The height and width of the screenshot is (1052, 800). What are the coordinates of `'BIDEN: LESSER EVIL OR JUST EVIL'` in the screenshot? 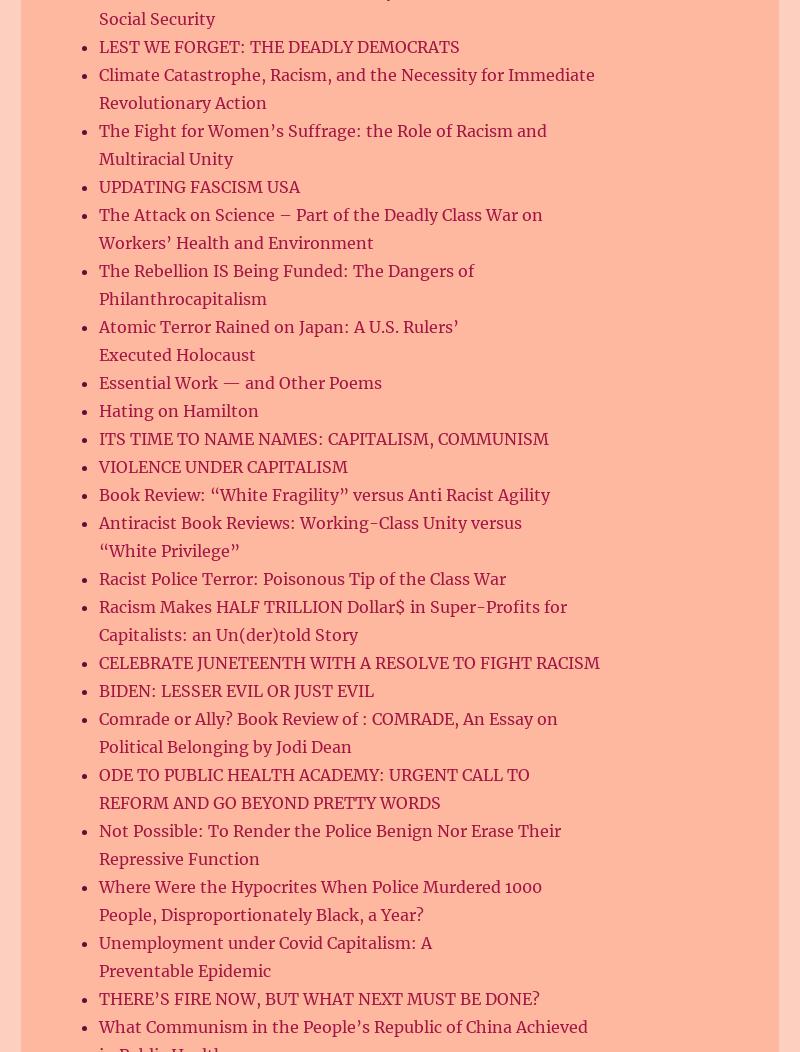 It's located at (235, 689).